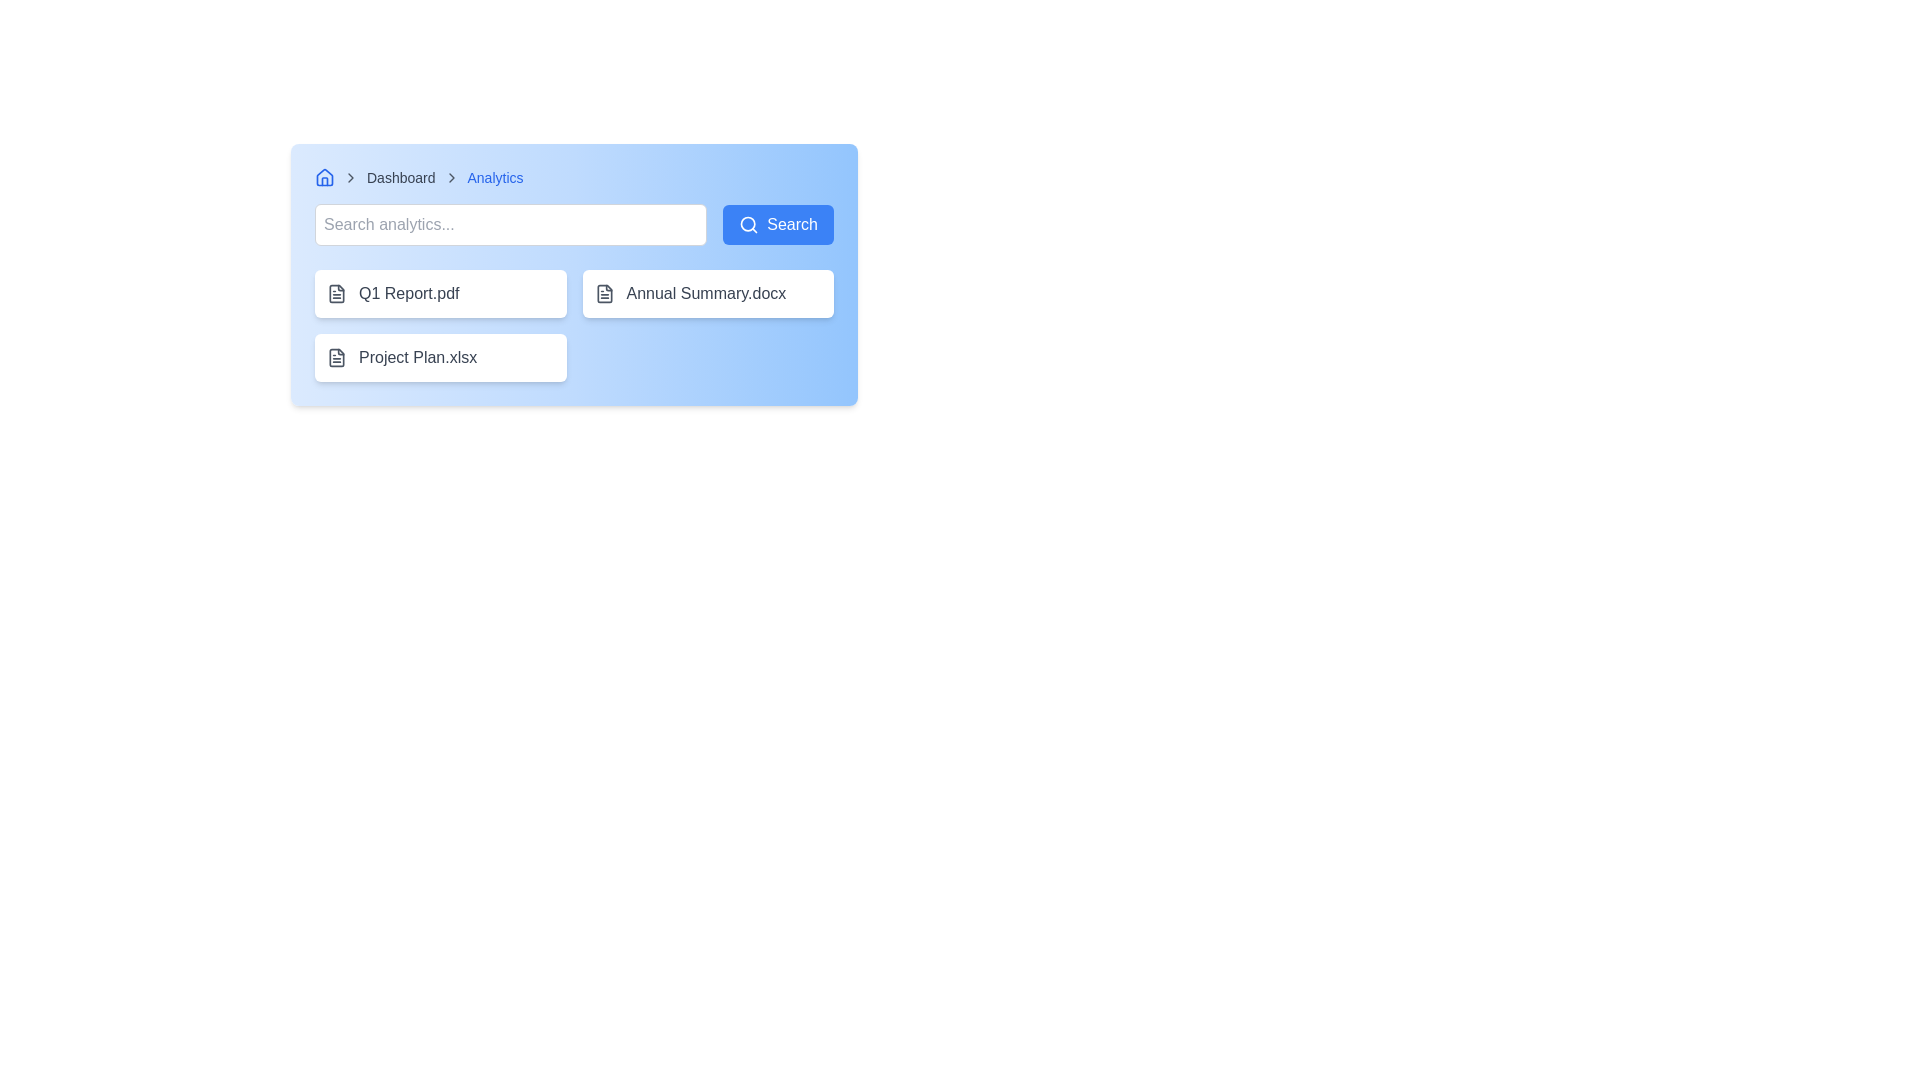 This screenshot has width=1920, height=1080. Describe the element at coordinates (400, 176) in the screenshot. I see `the 'Dashboard' text link in the breadcrumb navigation` at that location.